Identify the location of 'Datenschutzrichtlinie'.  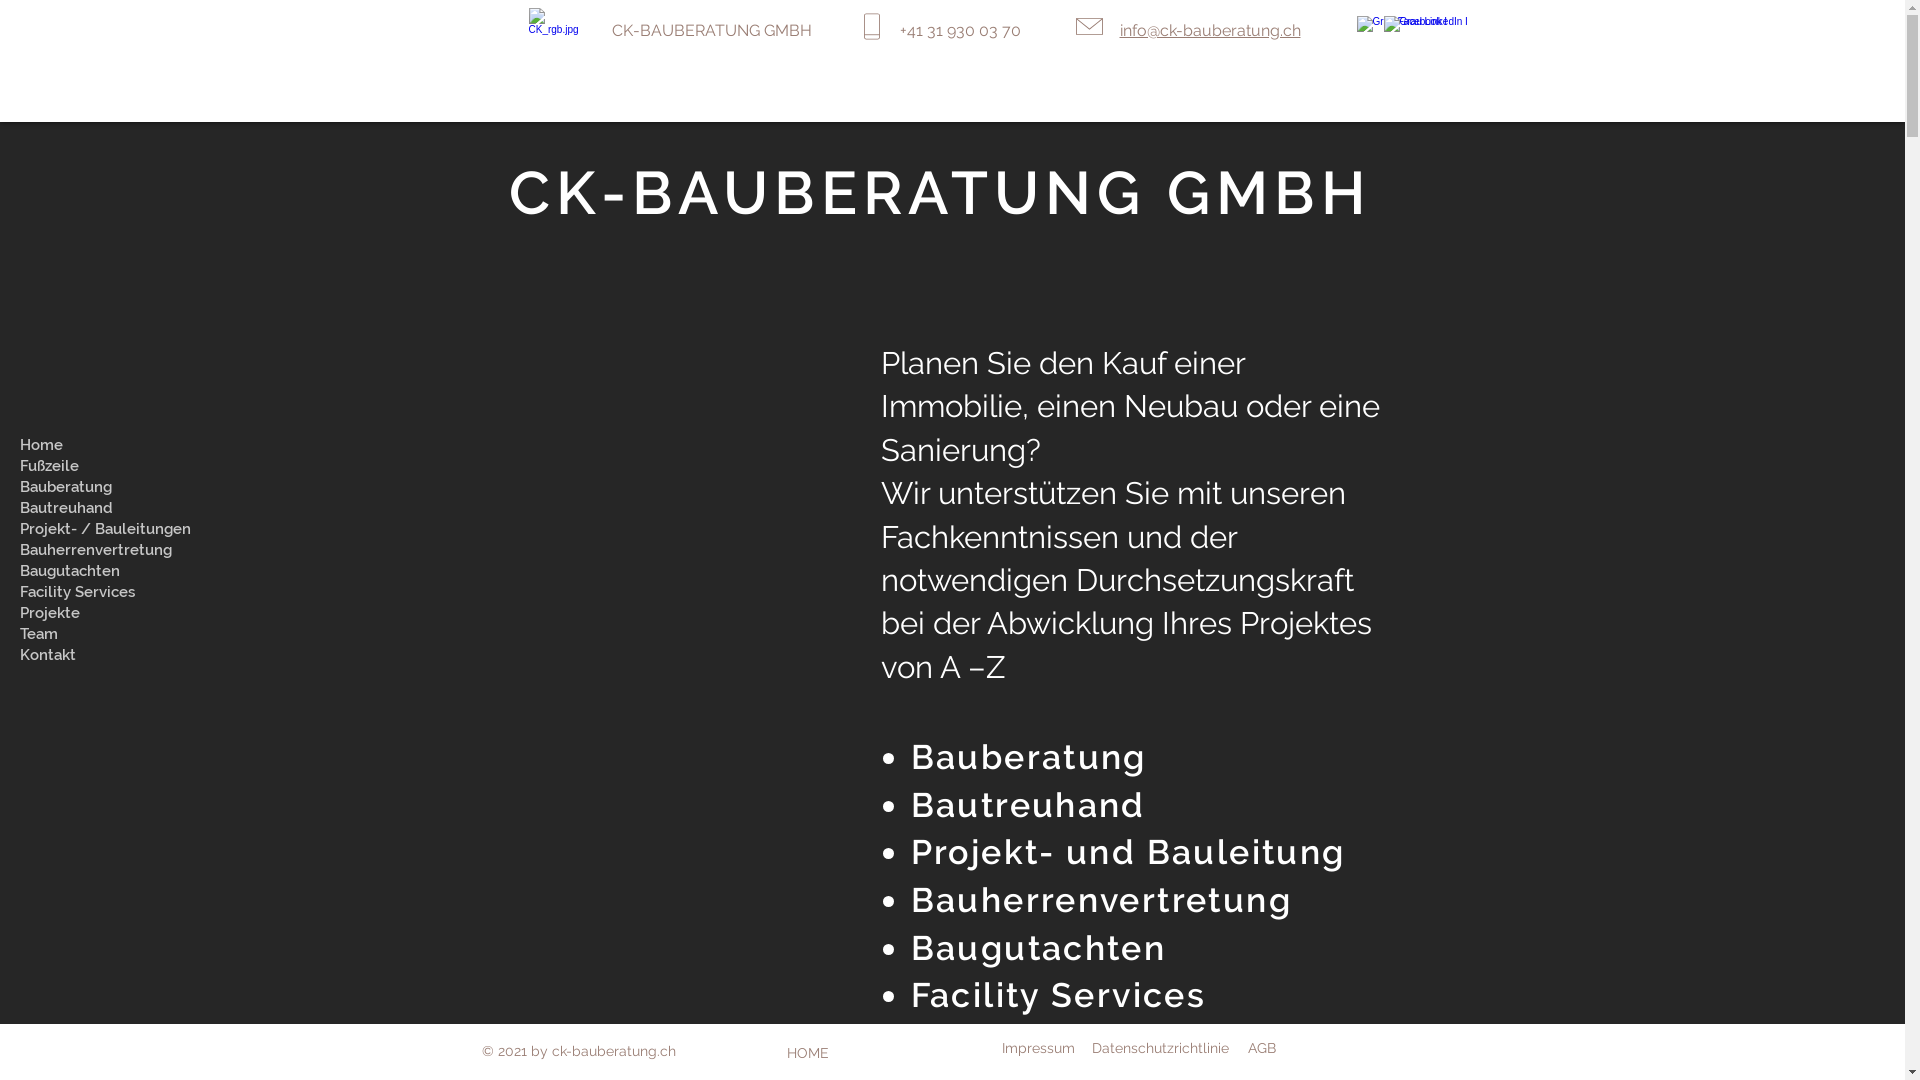
(1160, 1047).